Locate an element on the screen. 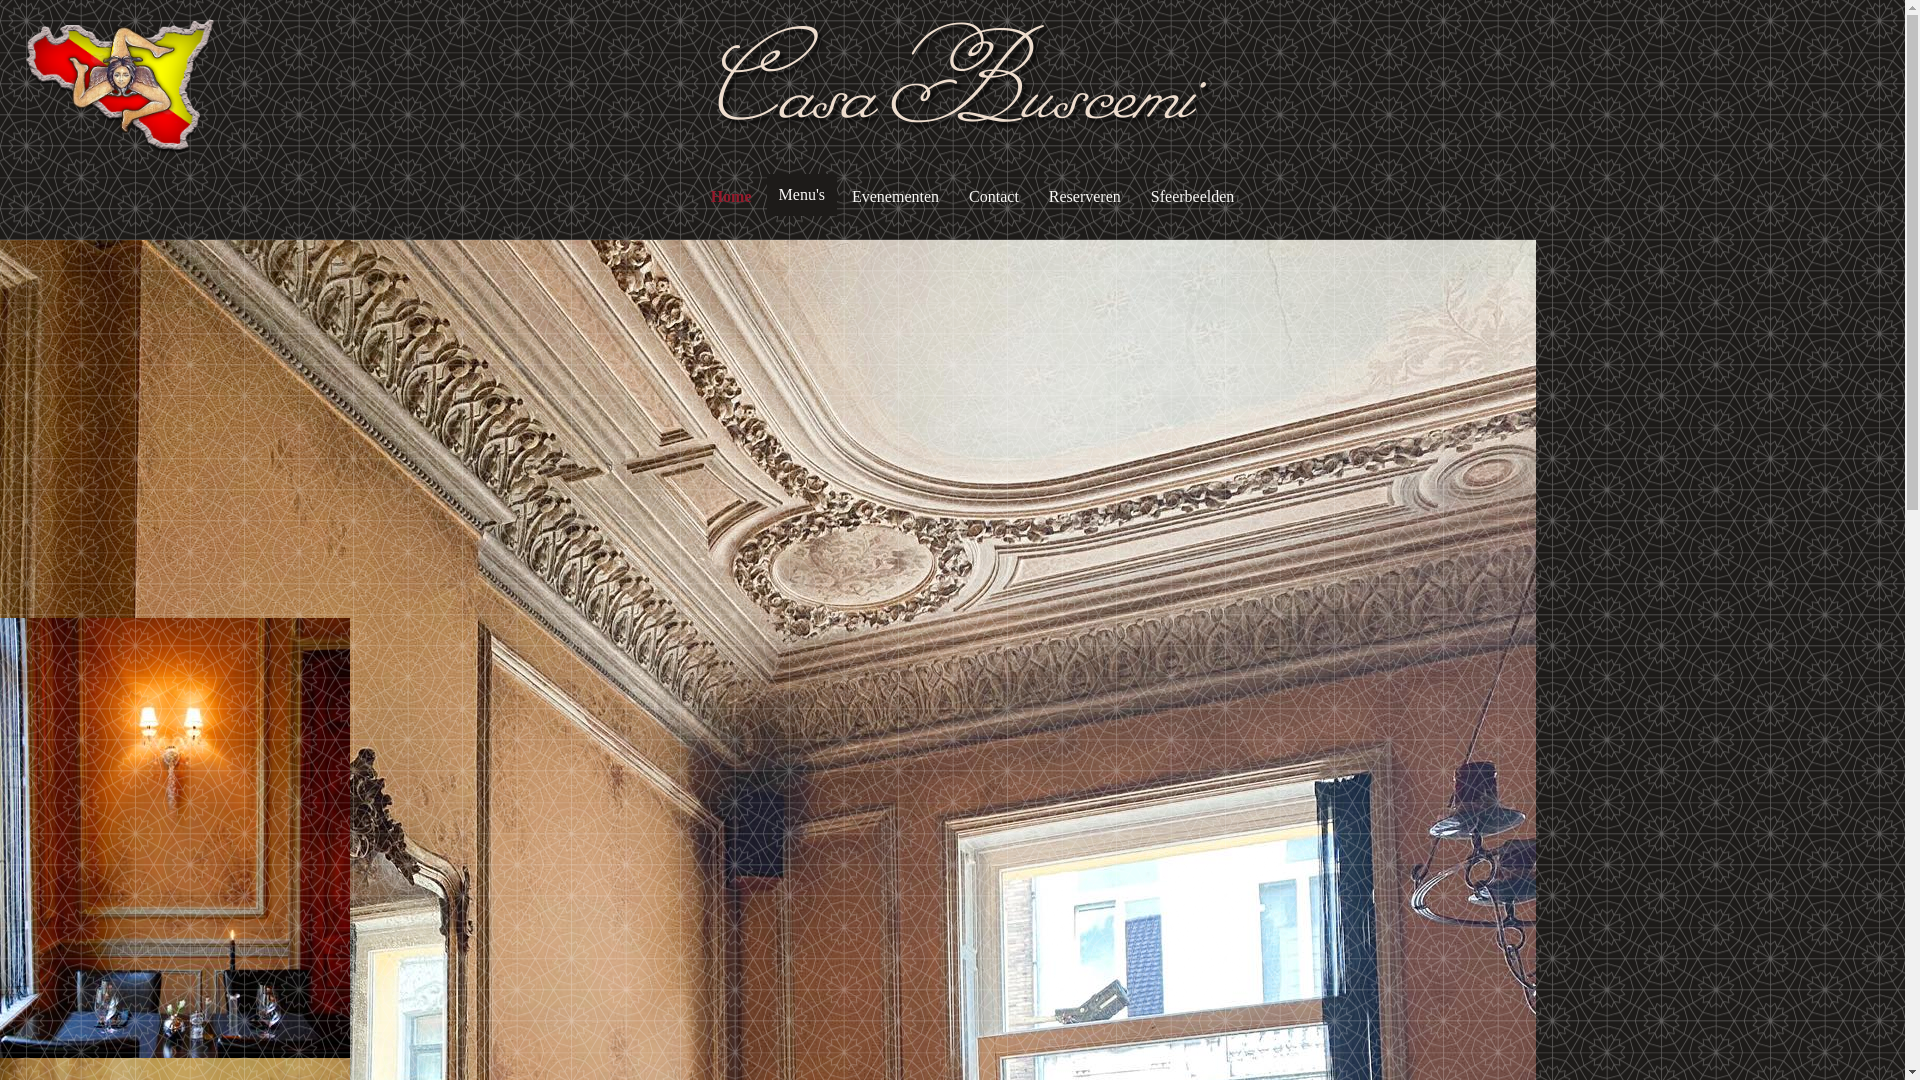 This screenshot has width=1920, height=1080. 'Evenementen' is located at coordinates (894, 196).